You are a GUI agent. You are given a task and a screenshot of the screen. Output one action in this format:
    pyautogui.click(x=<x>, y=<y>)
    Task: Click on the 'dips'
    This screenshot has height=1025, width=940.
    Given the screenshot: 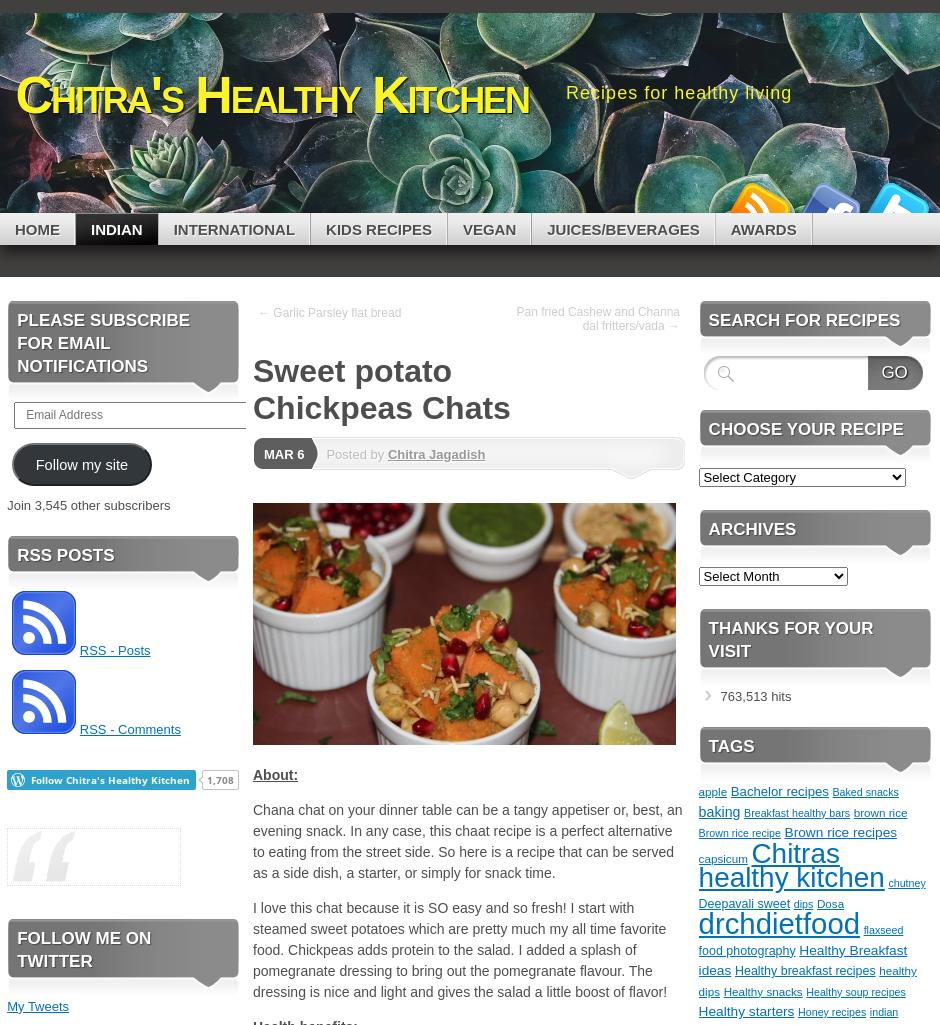 What is the action you would take?
    pyautogui.click(x=803, y=902)
    